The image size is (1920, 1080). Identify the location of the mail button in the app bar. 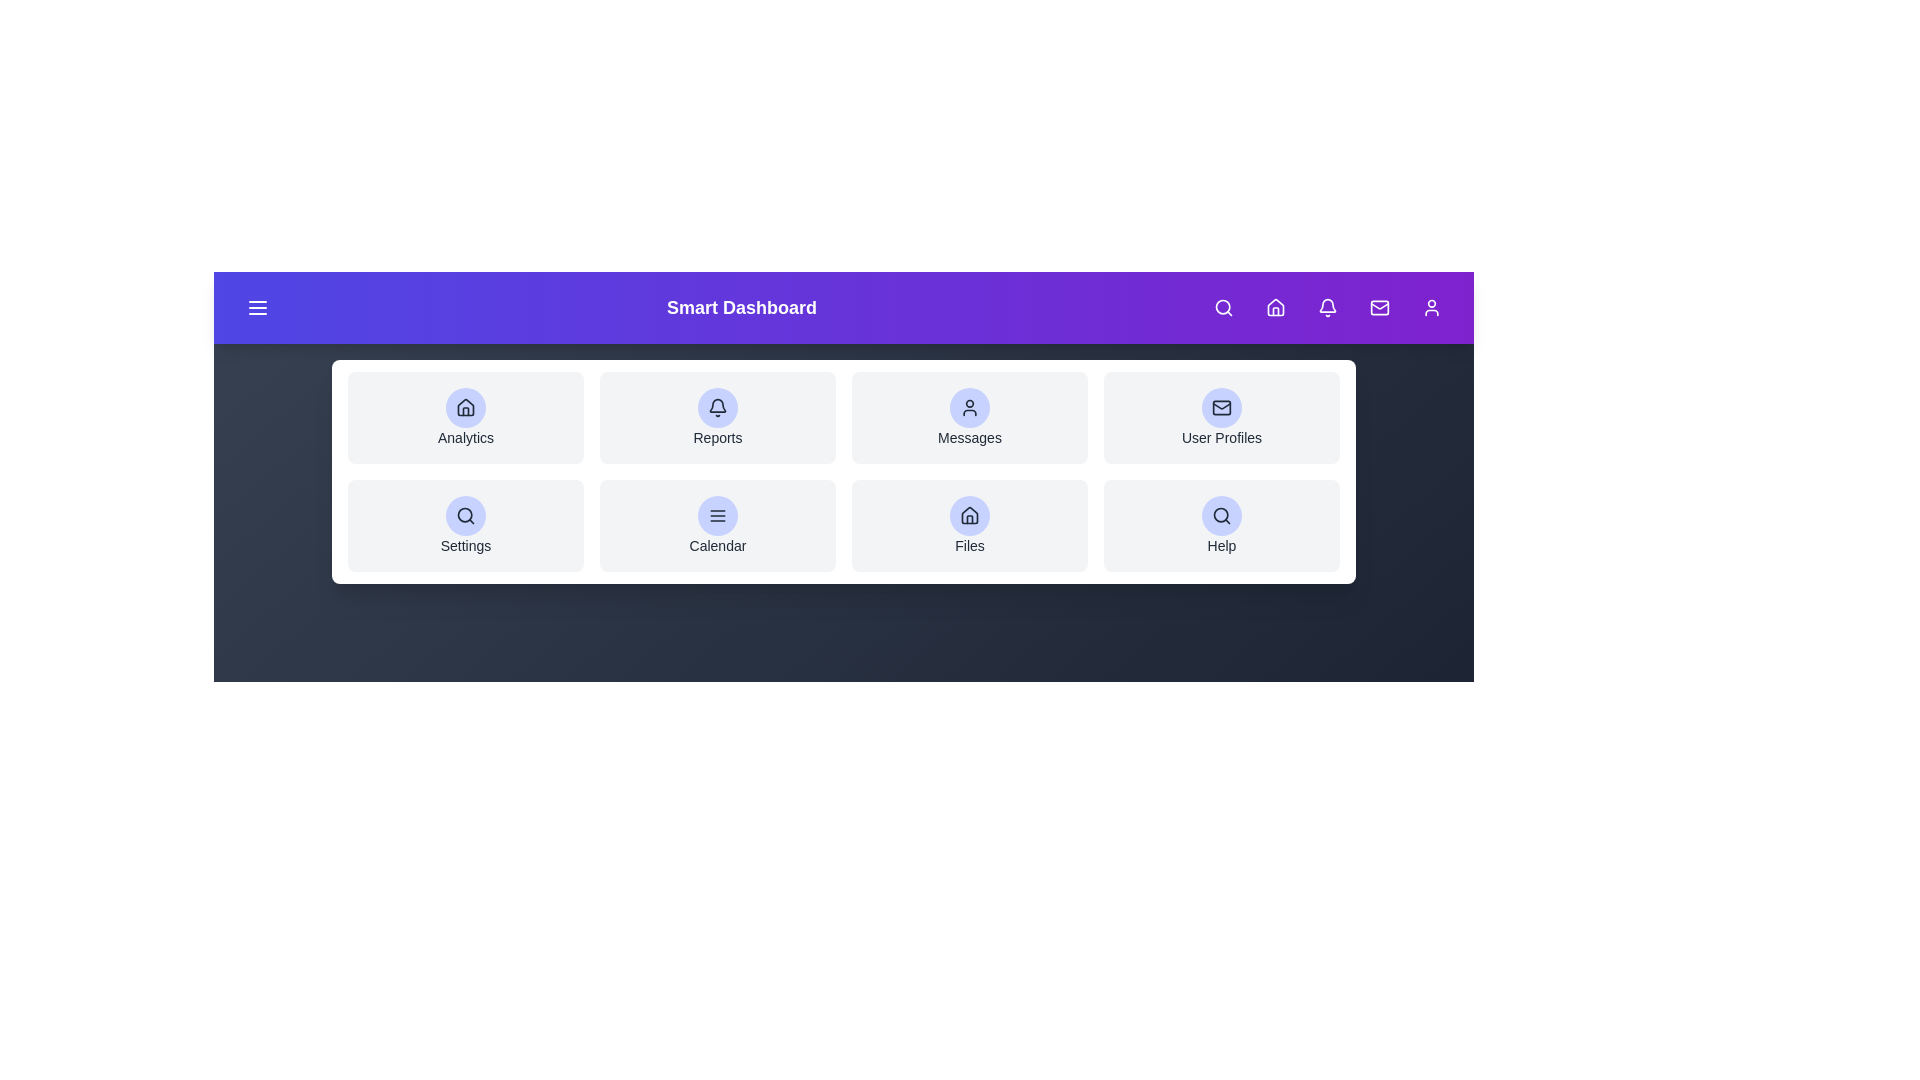
(1378, 308).